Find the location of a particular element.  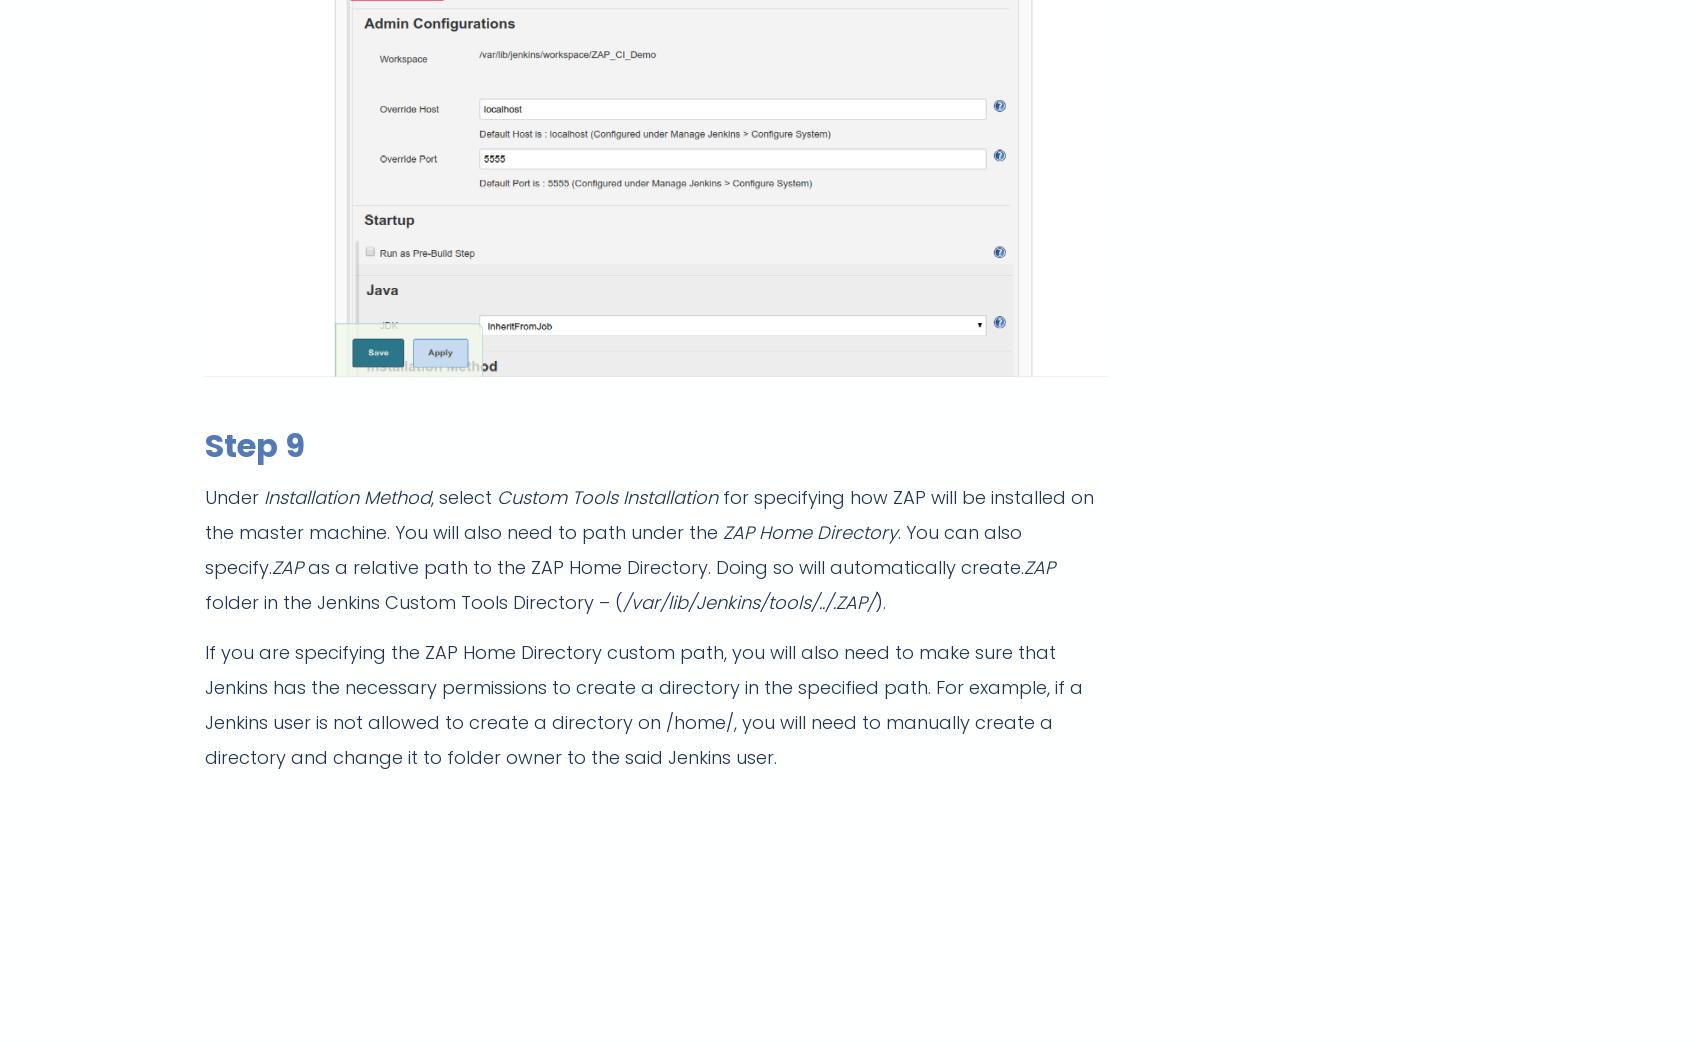

'If you are specifying the ZAP Home Directory custom path, you will also need to make sure that Jenkins has the necessary permissions to create a directory in the specified path. For example, if a Jenkins user is not allowed to create a directory on /home/, you will need to manually create a directory and change it to folder owner to the said Jenkins user.' is located at coordinates (643, 703).